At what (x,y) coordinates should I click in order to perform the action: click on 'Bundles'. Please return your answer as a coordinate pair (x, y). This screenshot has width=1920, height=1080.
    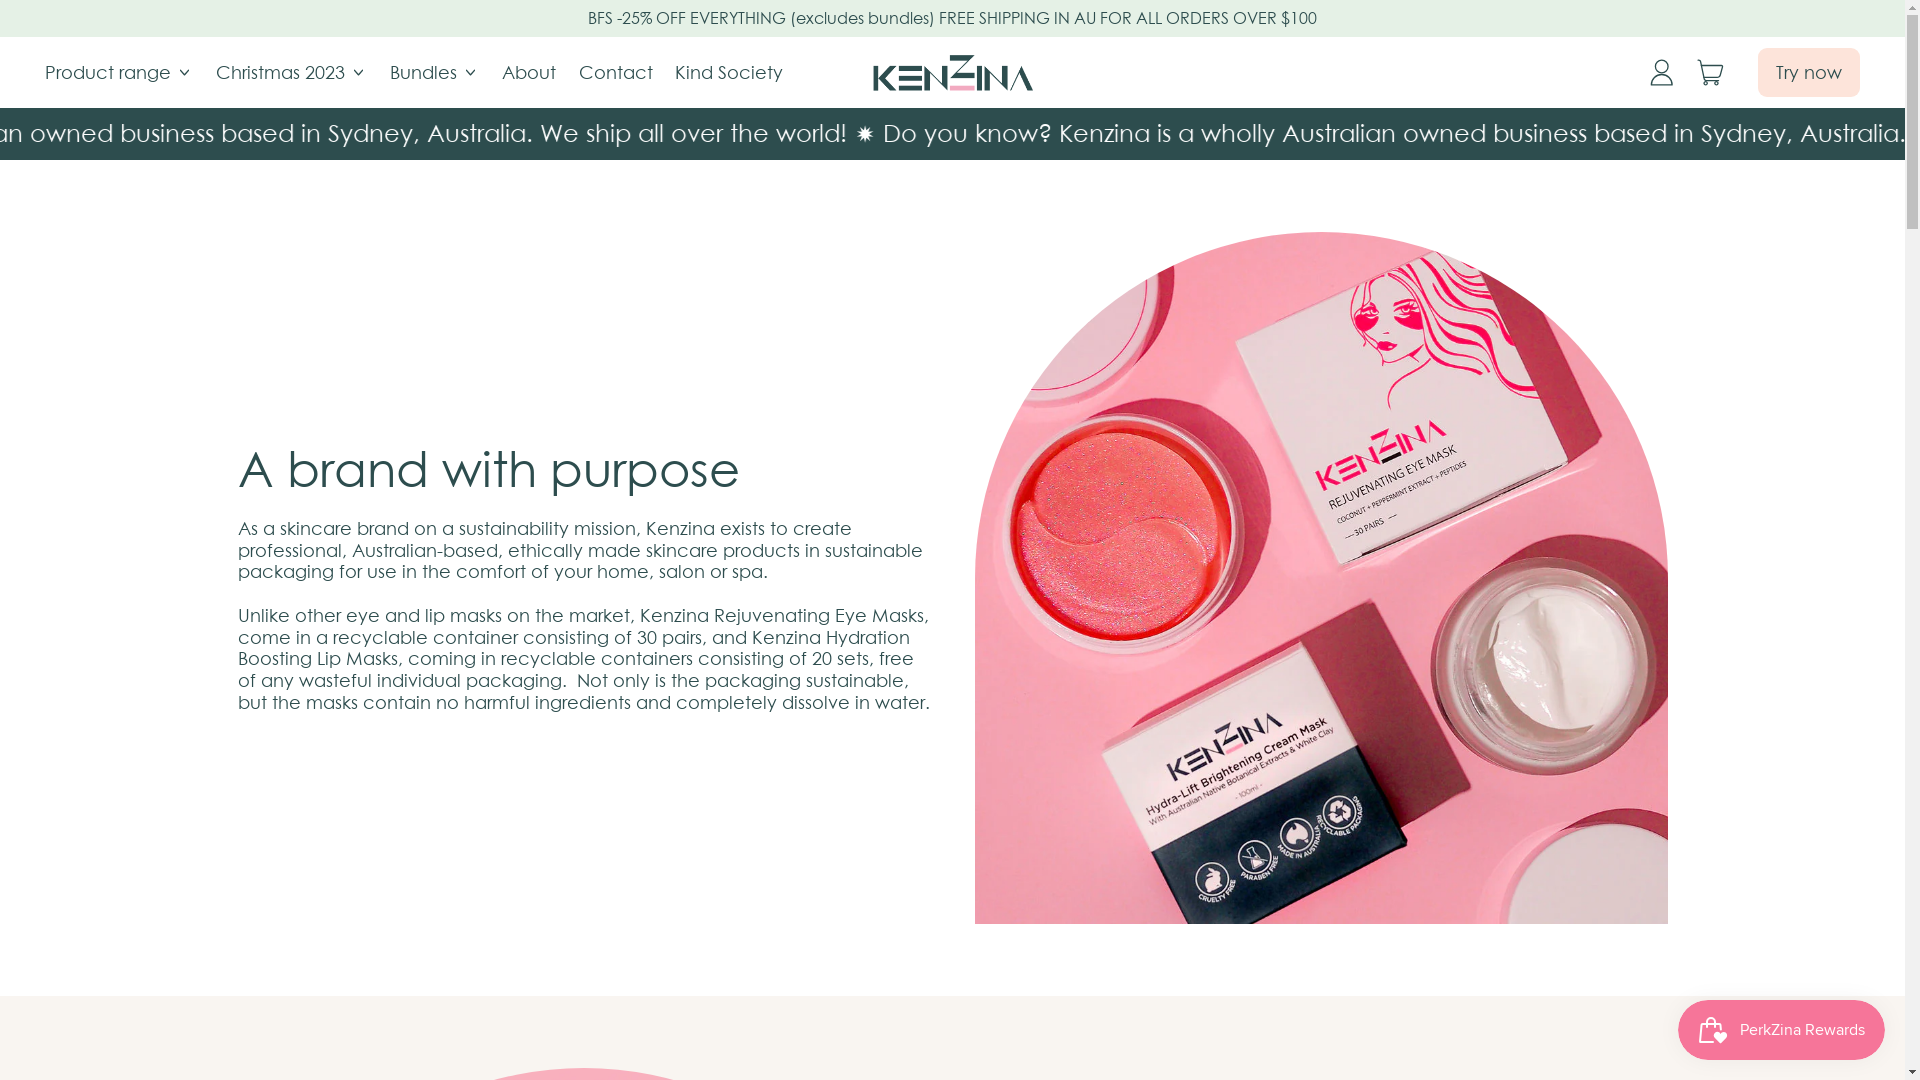
    Looking at the image, I should click on (434, 71).